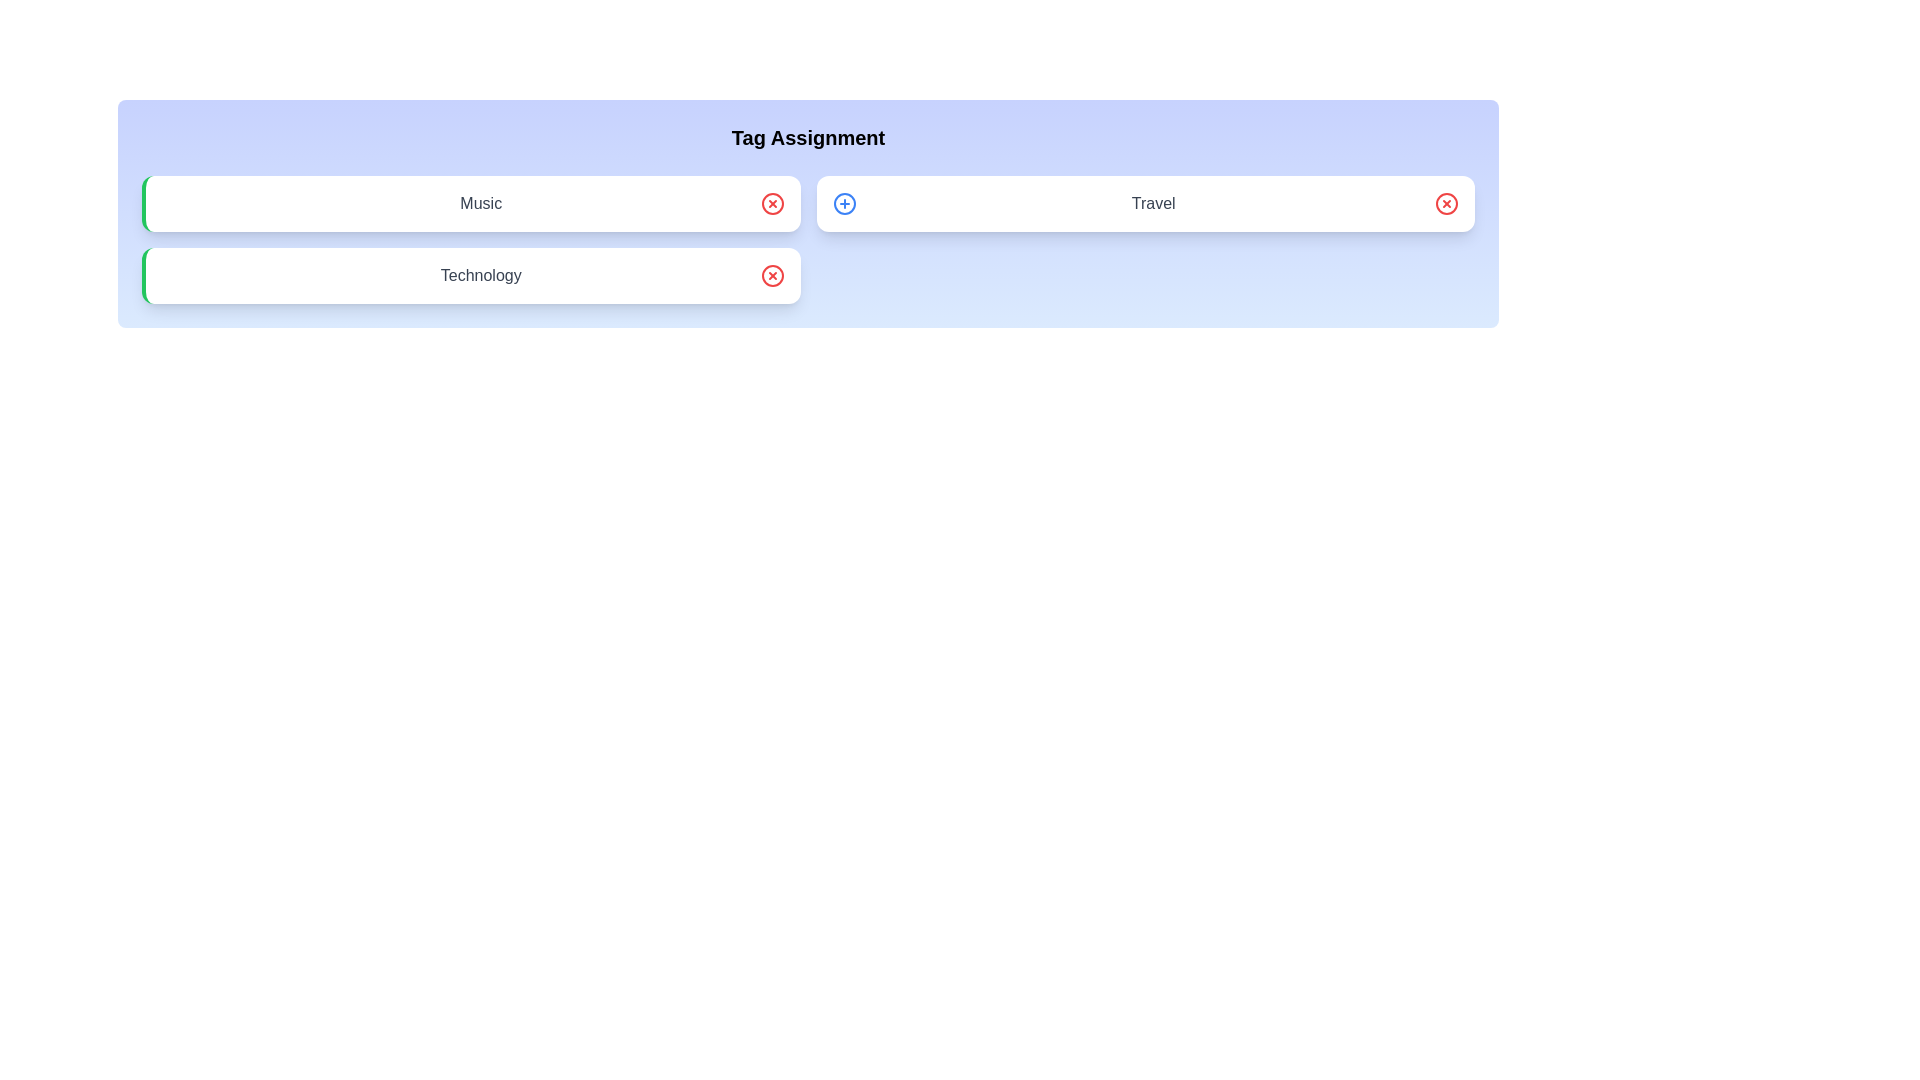 The width and height of the screenshot is (1920, 1080). I want to click on the tag labeled 'Technology' to observe hover-specific effects, so click(470, 276).